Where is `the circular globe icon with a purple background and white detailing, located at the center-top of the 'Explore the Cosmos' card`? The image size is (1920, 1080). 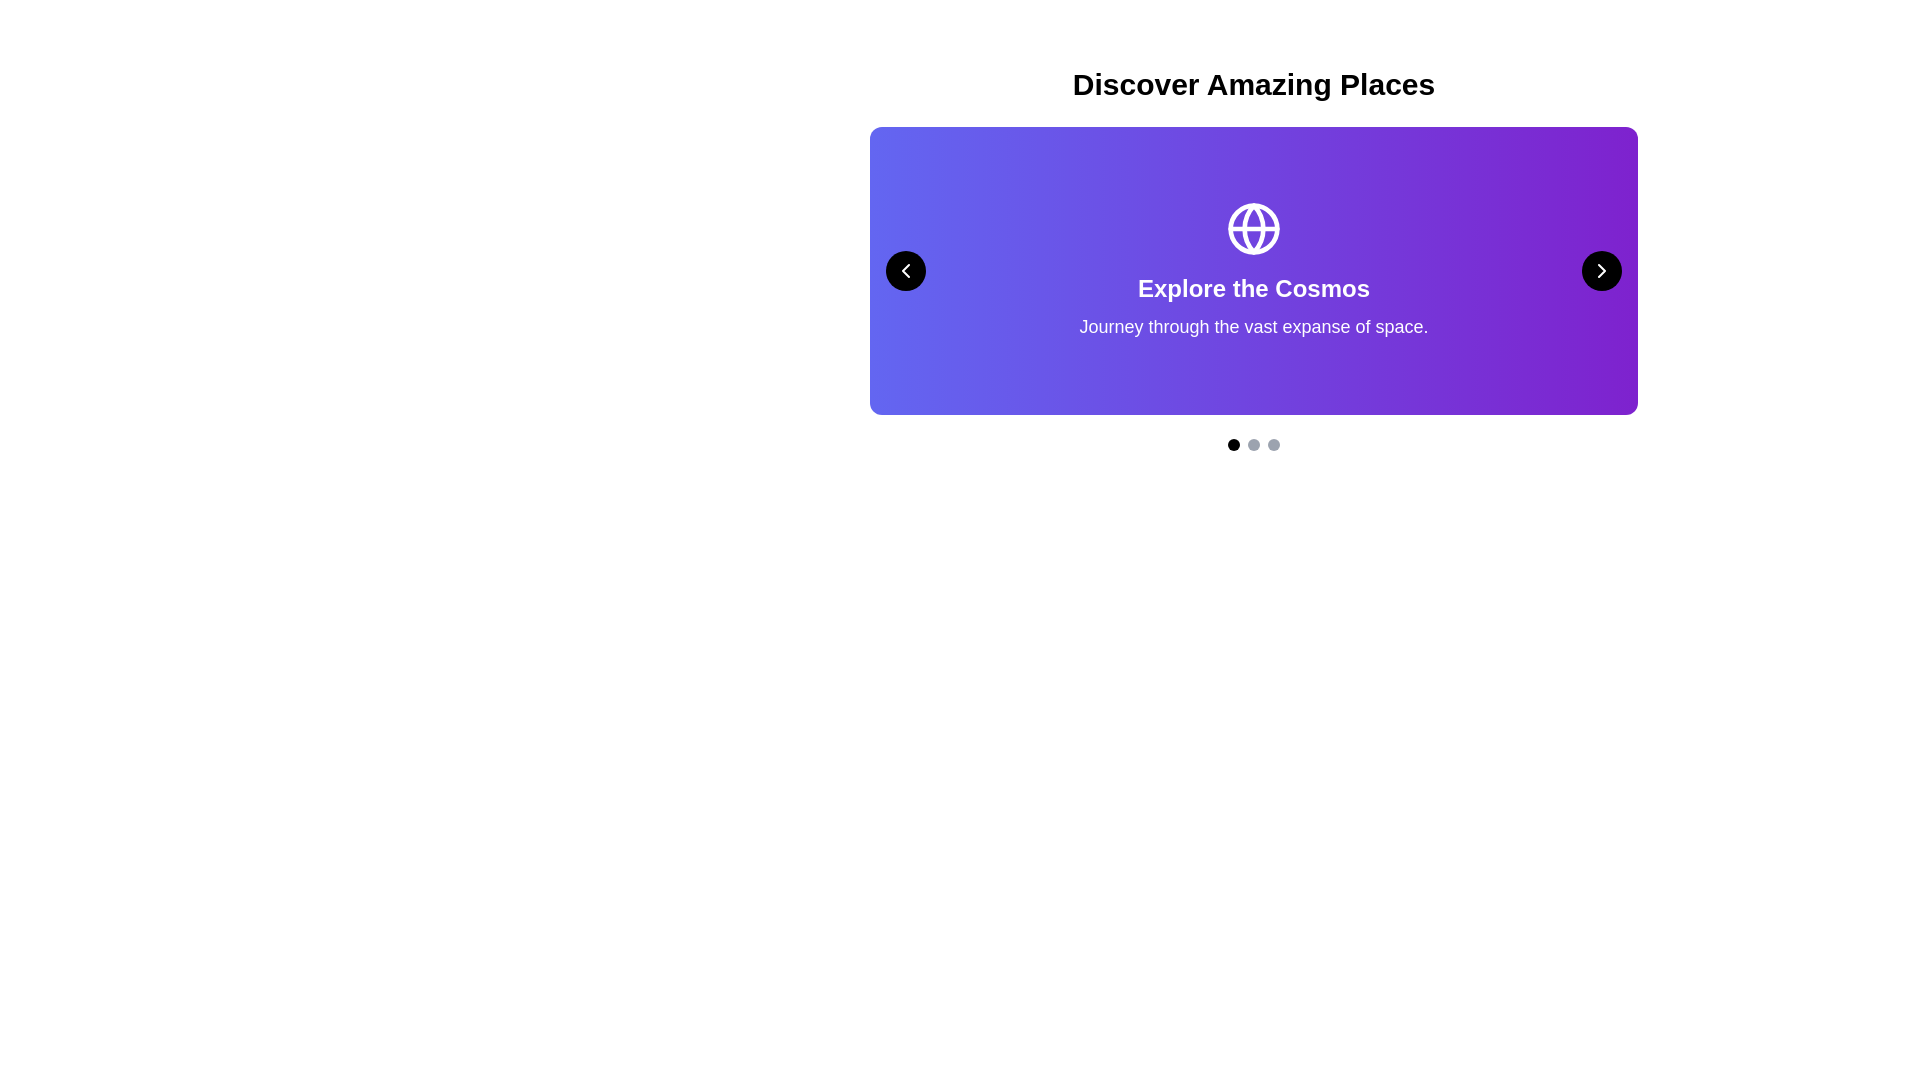
the circular globe icon with a purple background and white detailing, located at the center-top of the 'Explore the Cosmos' card is located at coordinates (1252, 227).